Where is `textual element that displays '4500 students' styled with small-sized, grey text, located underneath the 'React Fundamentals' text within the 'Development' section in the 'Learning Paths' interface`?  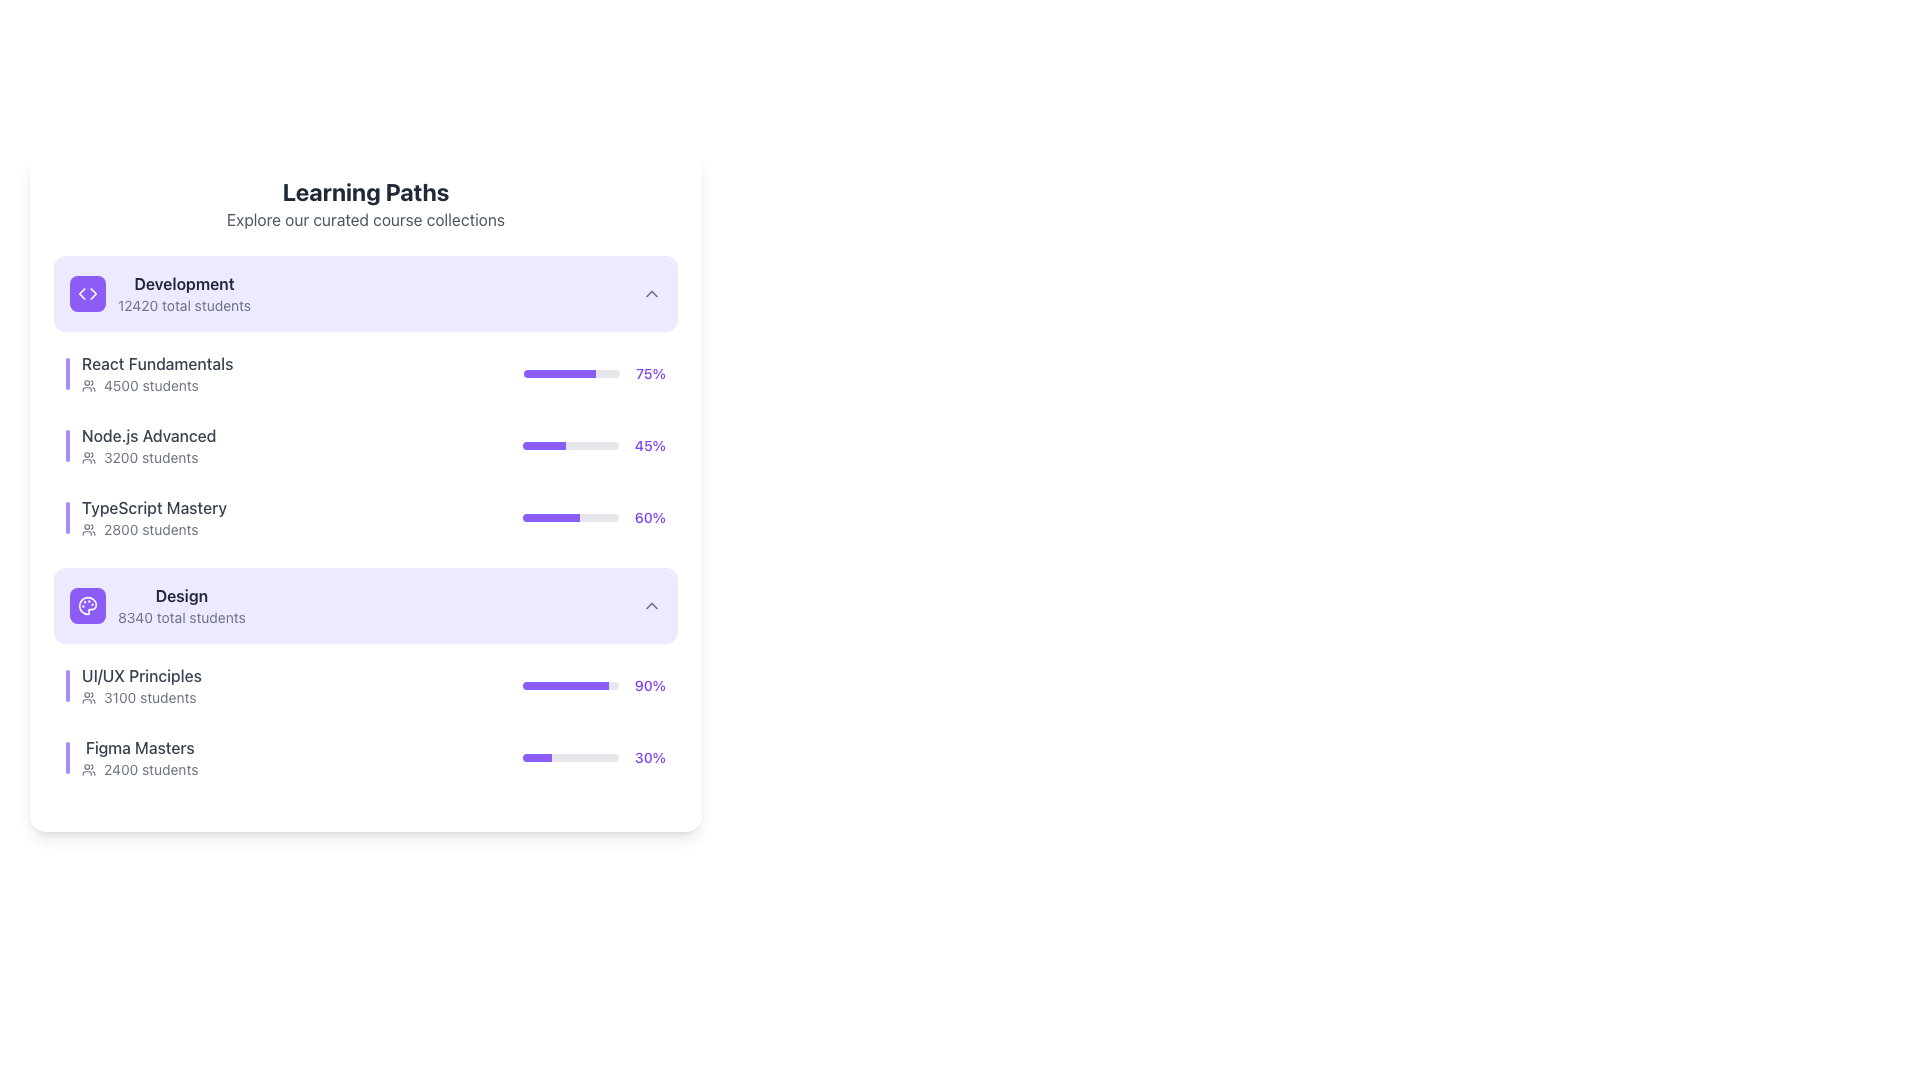
textual element that displays '4500 students' styled with small-sized, grey text, located underneath the 'React Fundamentals' text within the 'Development' section in the 'Learning Paths' interface is located at coordinates (156, 385).